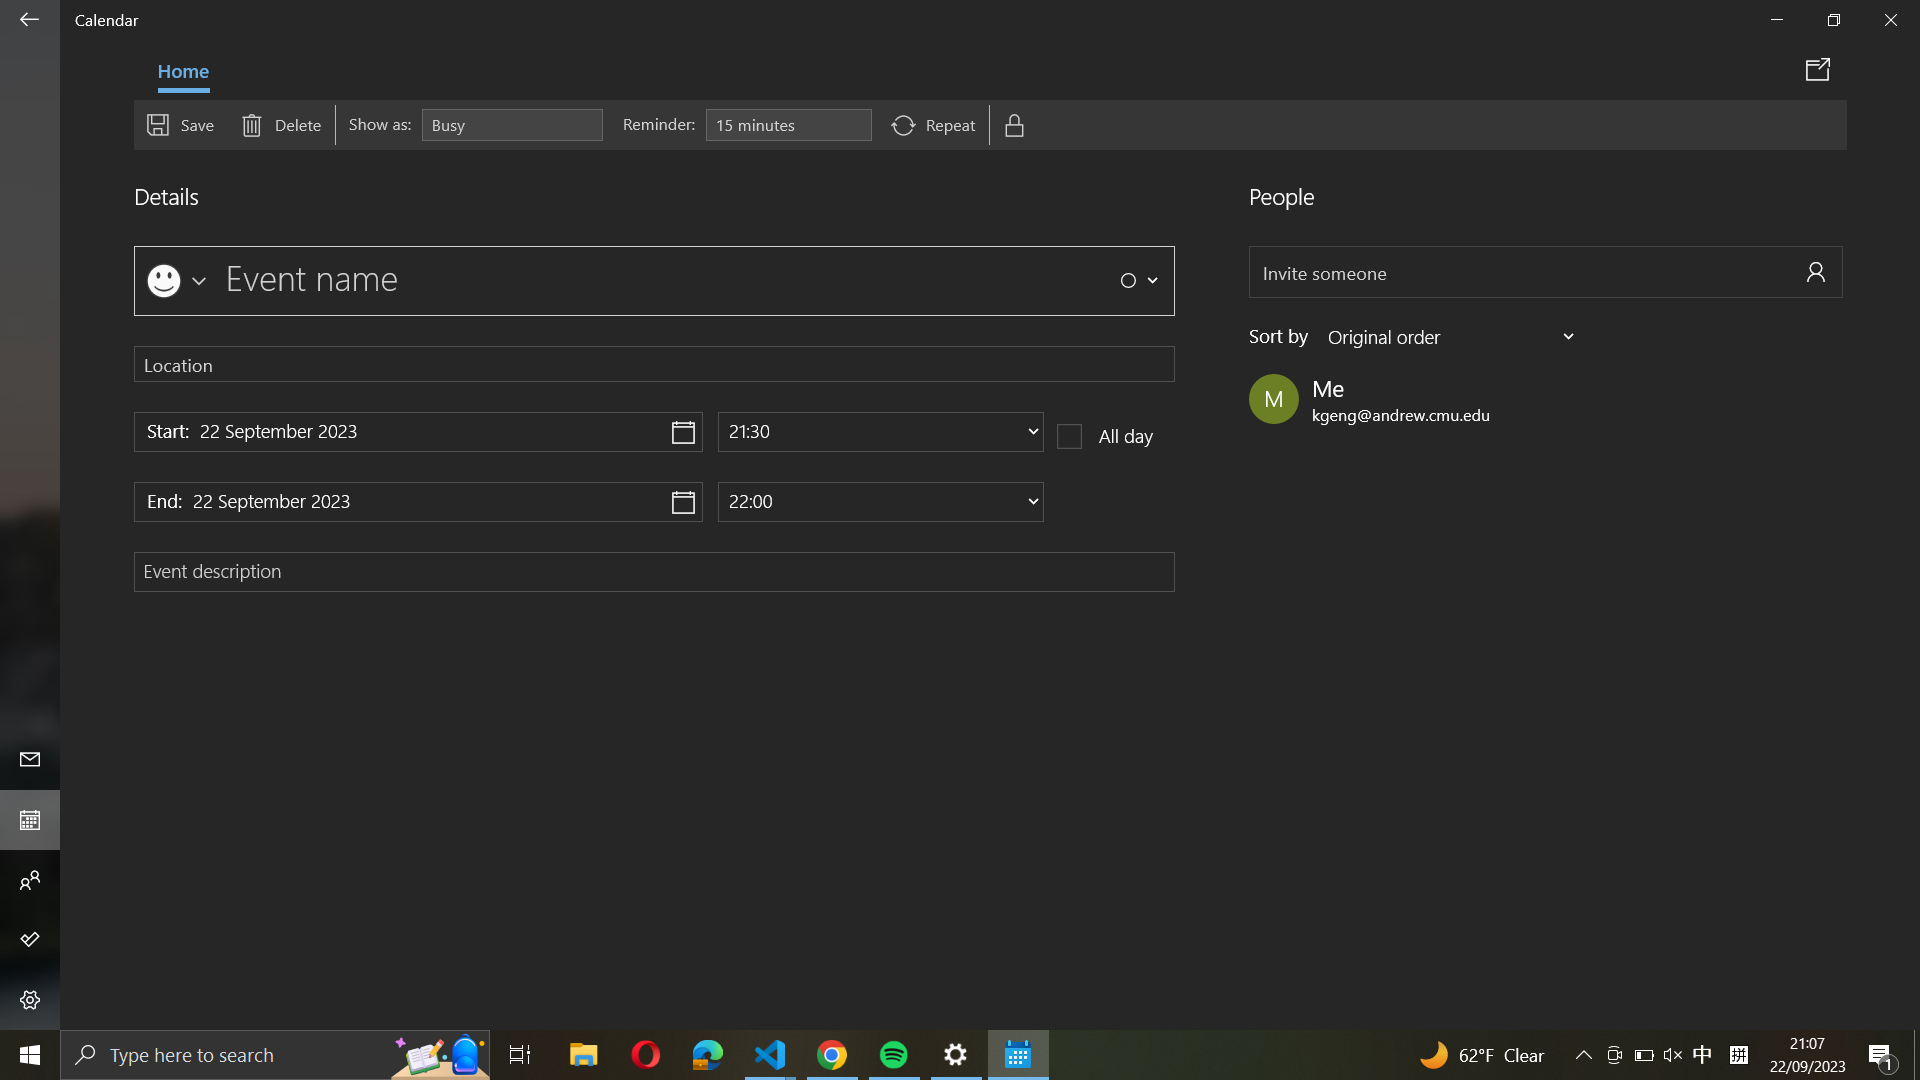 The width and height of the screenshot is (1920, 1080). Describe the element at coordinates (880, 500) in the screenshot. I see `Adjust the termination time of the event to 10:00 PM` at that location.